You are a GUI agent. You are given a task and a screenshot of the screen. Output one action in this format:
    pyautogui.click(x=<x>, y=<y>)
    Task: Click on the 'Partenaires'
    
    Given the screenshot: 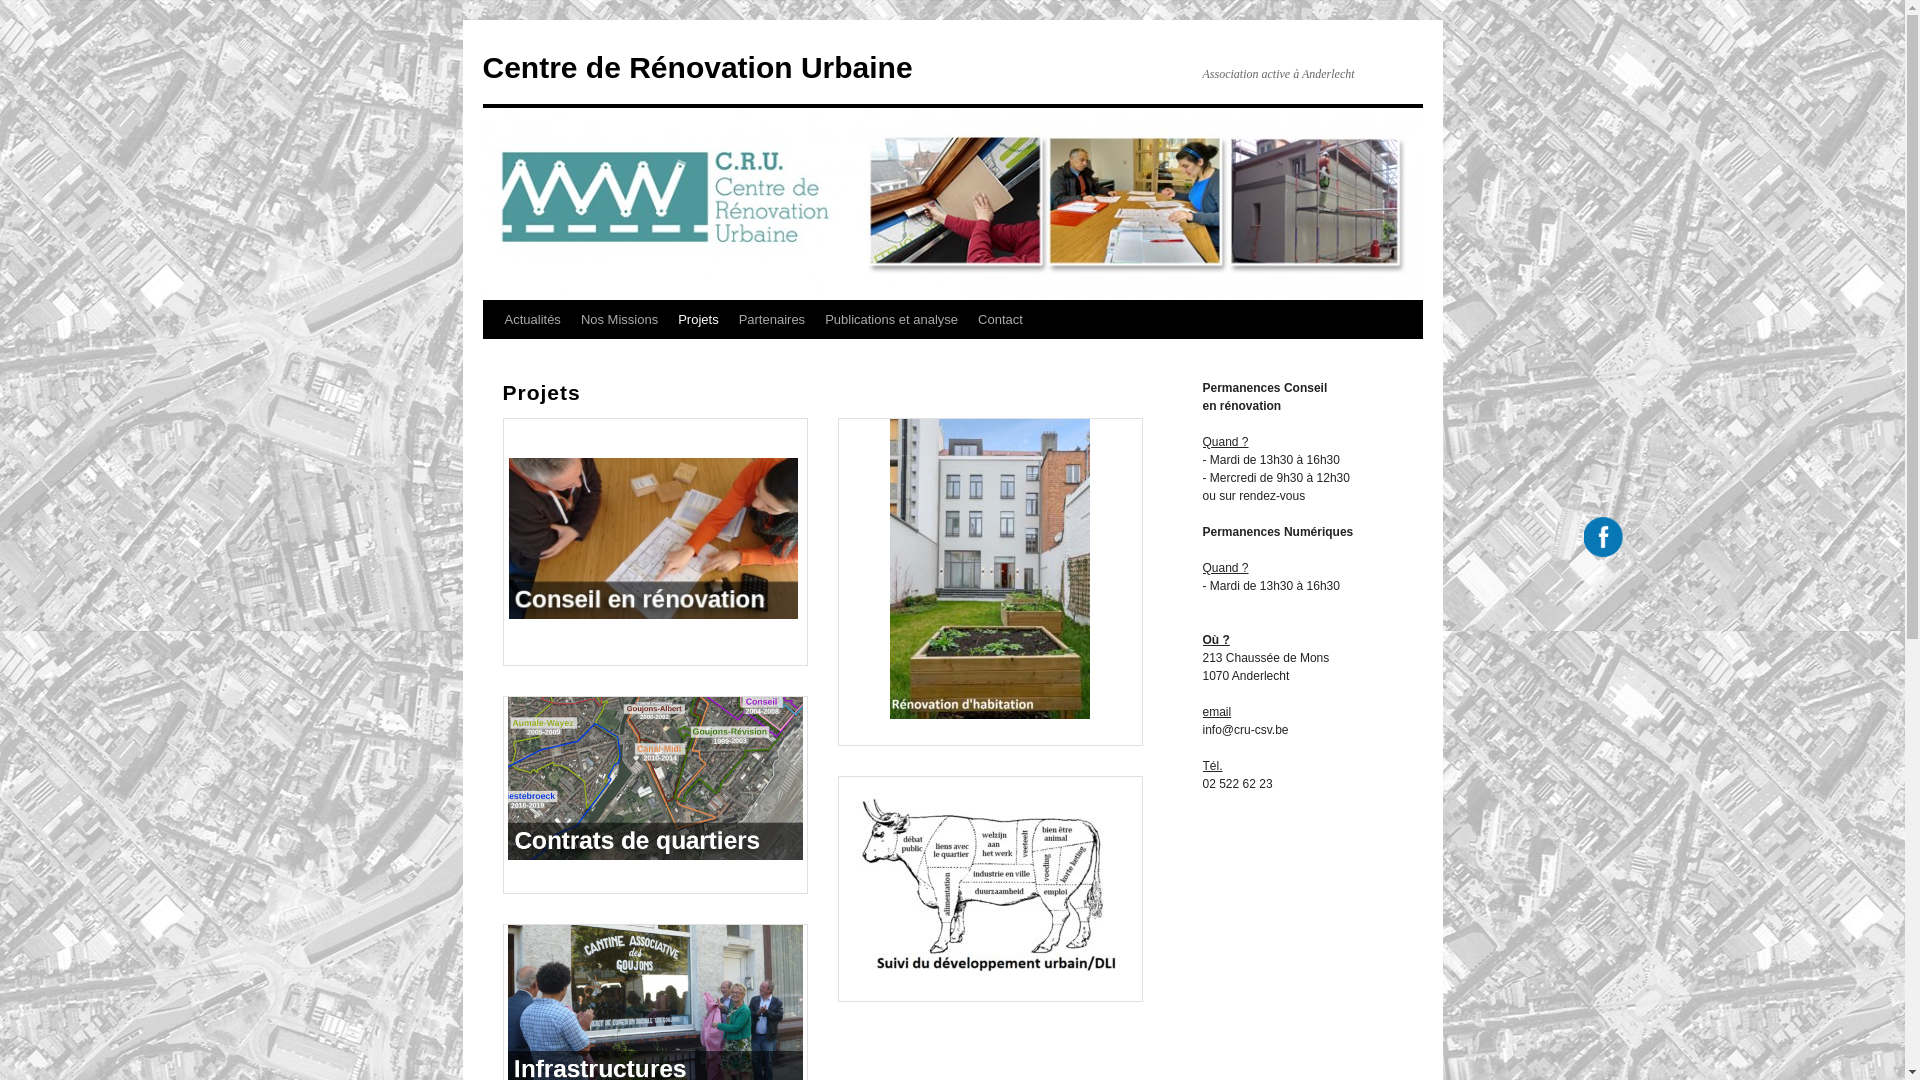 What is the action you would take?
    pyautogui.click(x=771, y=319)
    